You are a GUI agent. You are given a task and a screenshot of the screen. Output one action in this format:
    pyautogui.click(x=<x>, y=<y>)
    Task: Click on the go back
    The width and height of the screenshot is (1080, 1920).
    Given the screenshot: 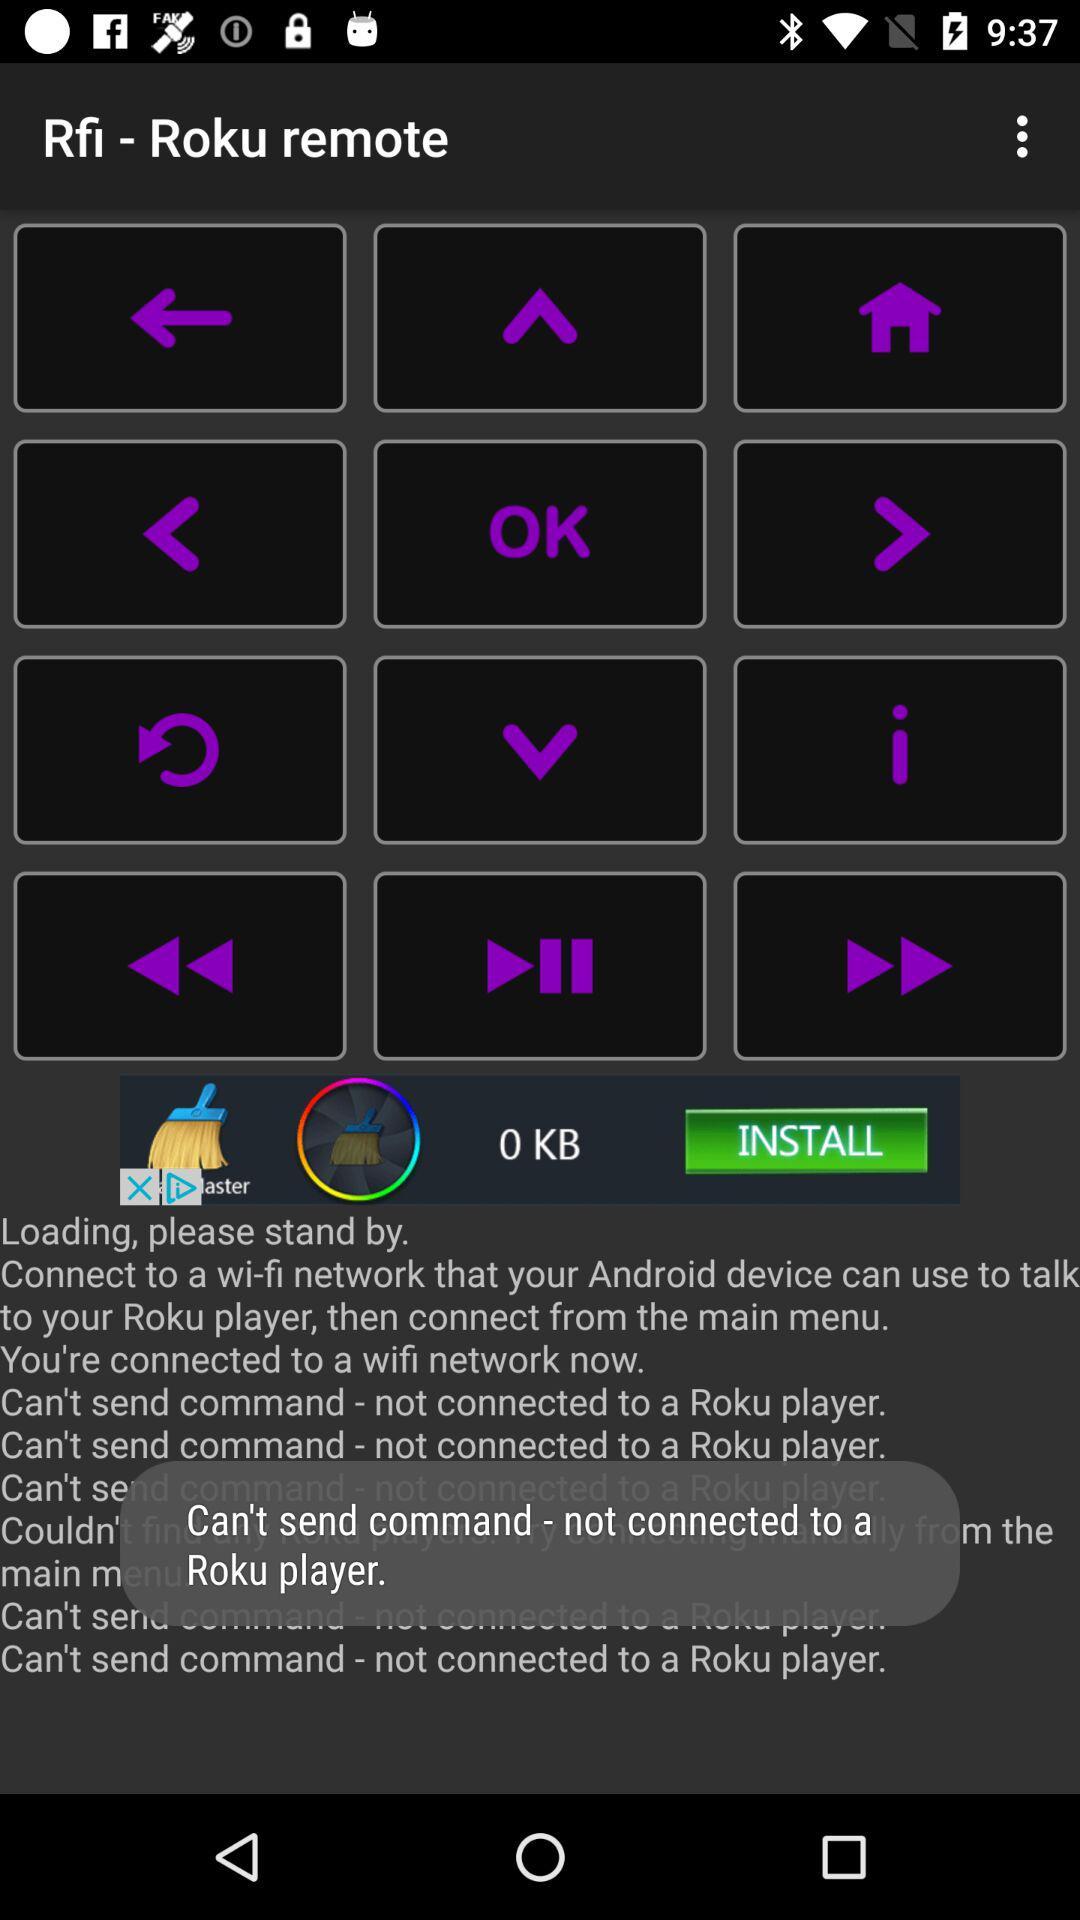 What is the action you would take?
    pyautogui.click(x=180, y=316)
    